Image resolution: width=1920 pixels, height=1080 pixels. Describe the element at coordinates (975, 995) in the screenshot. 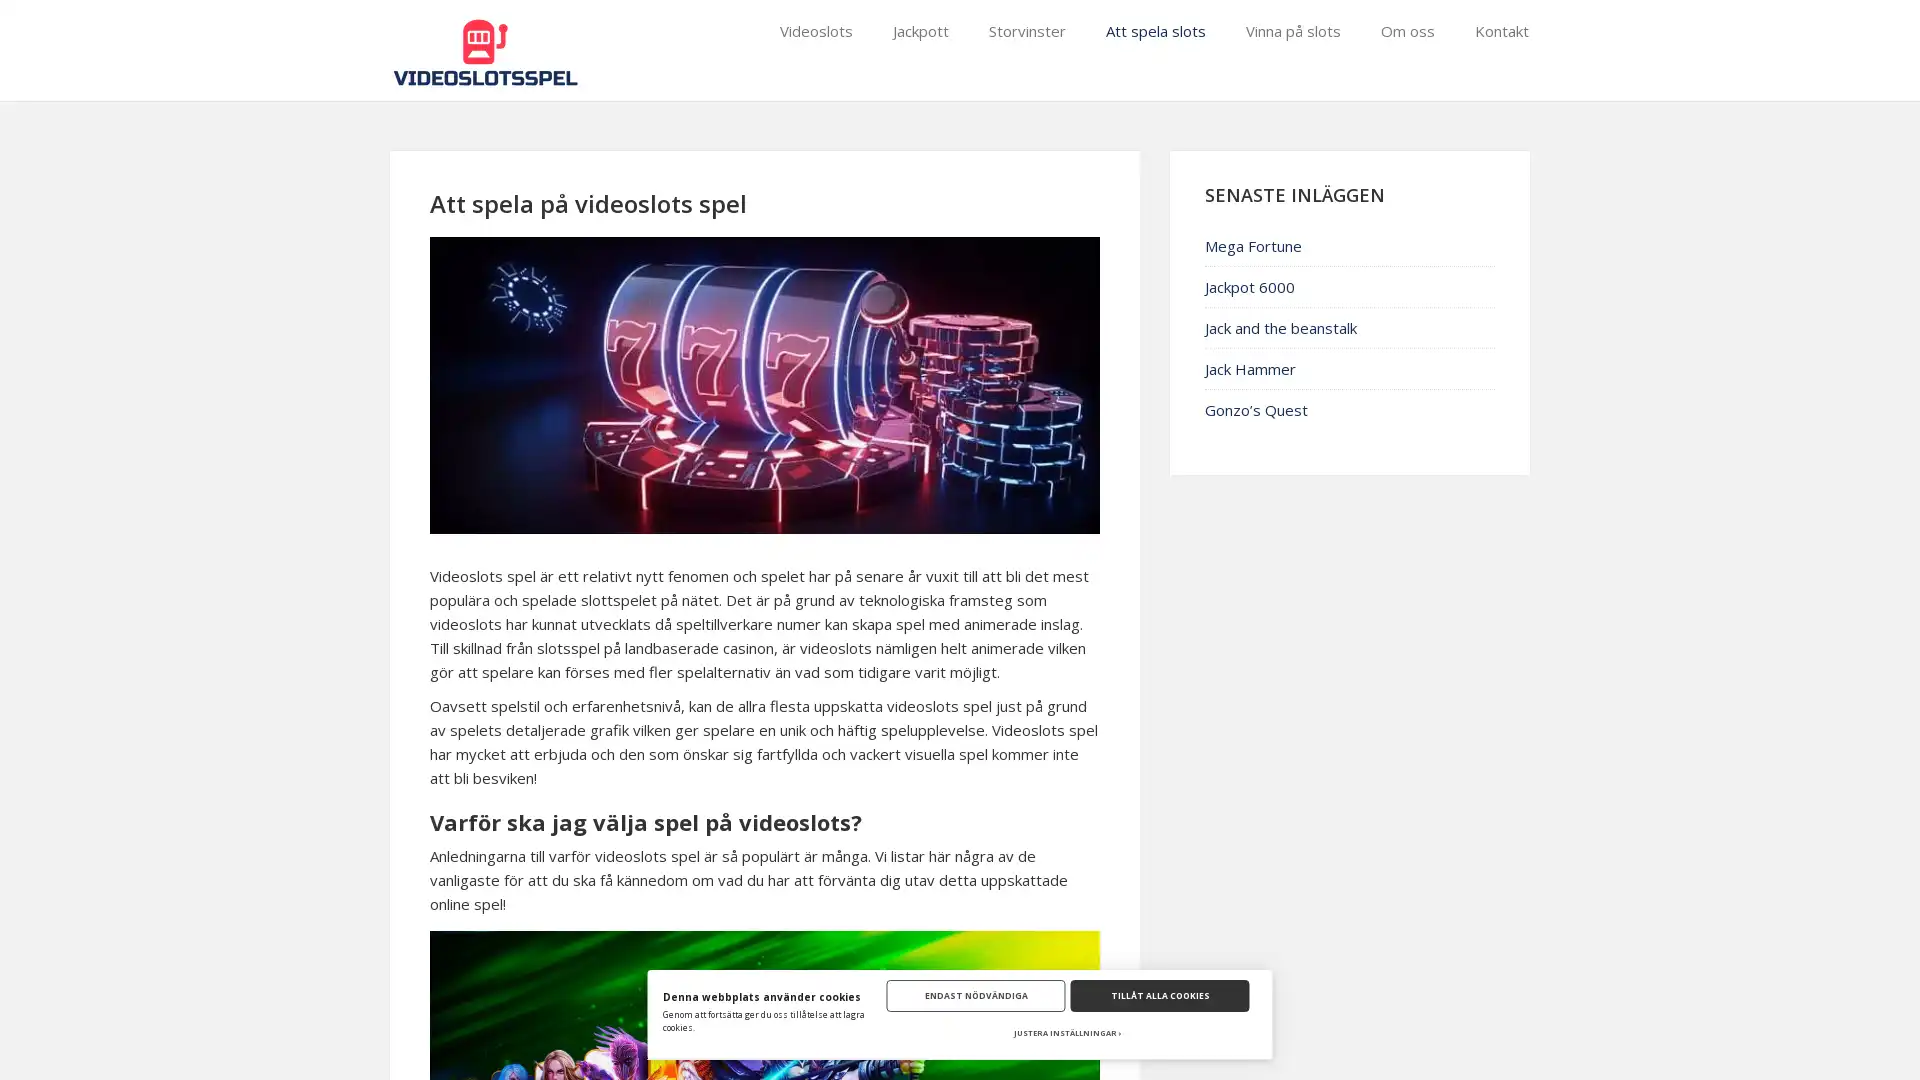

I see `ENDAST NODVANDIGA` at that location.